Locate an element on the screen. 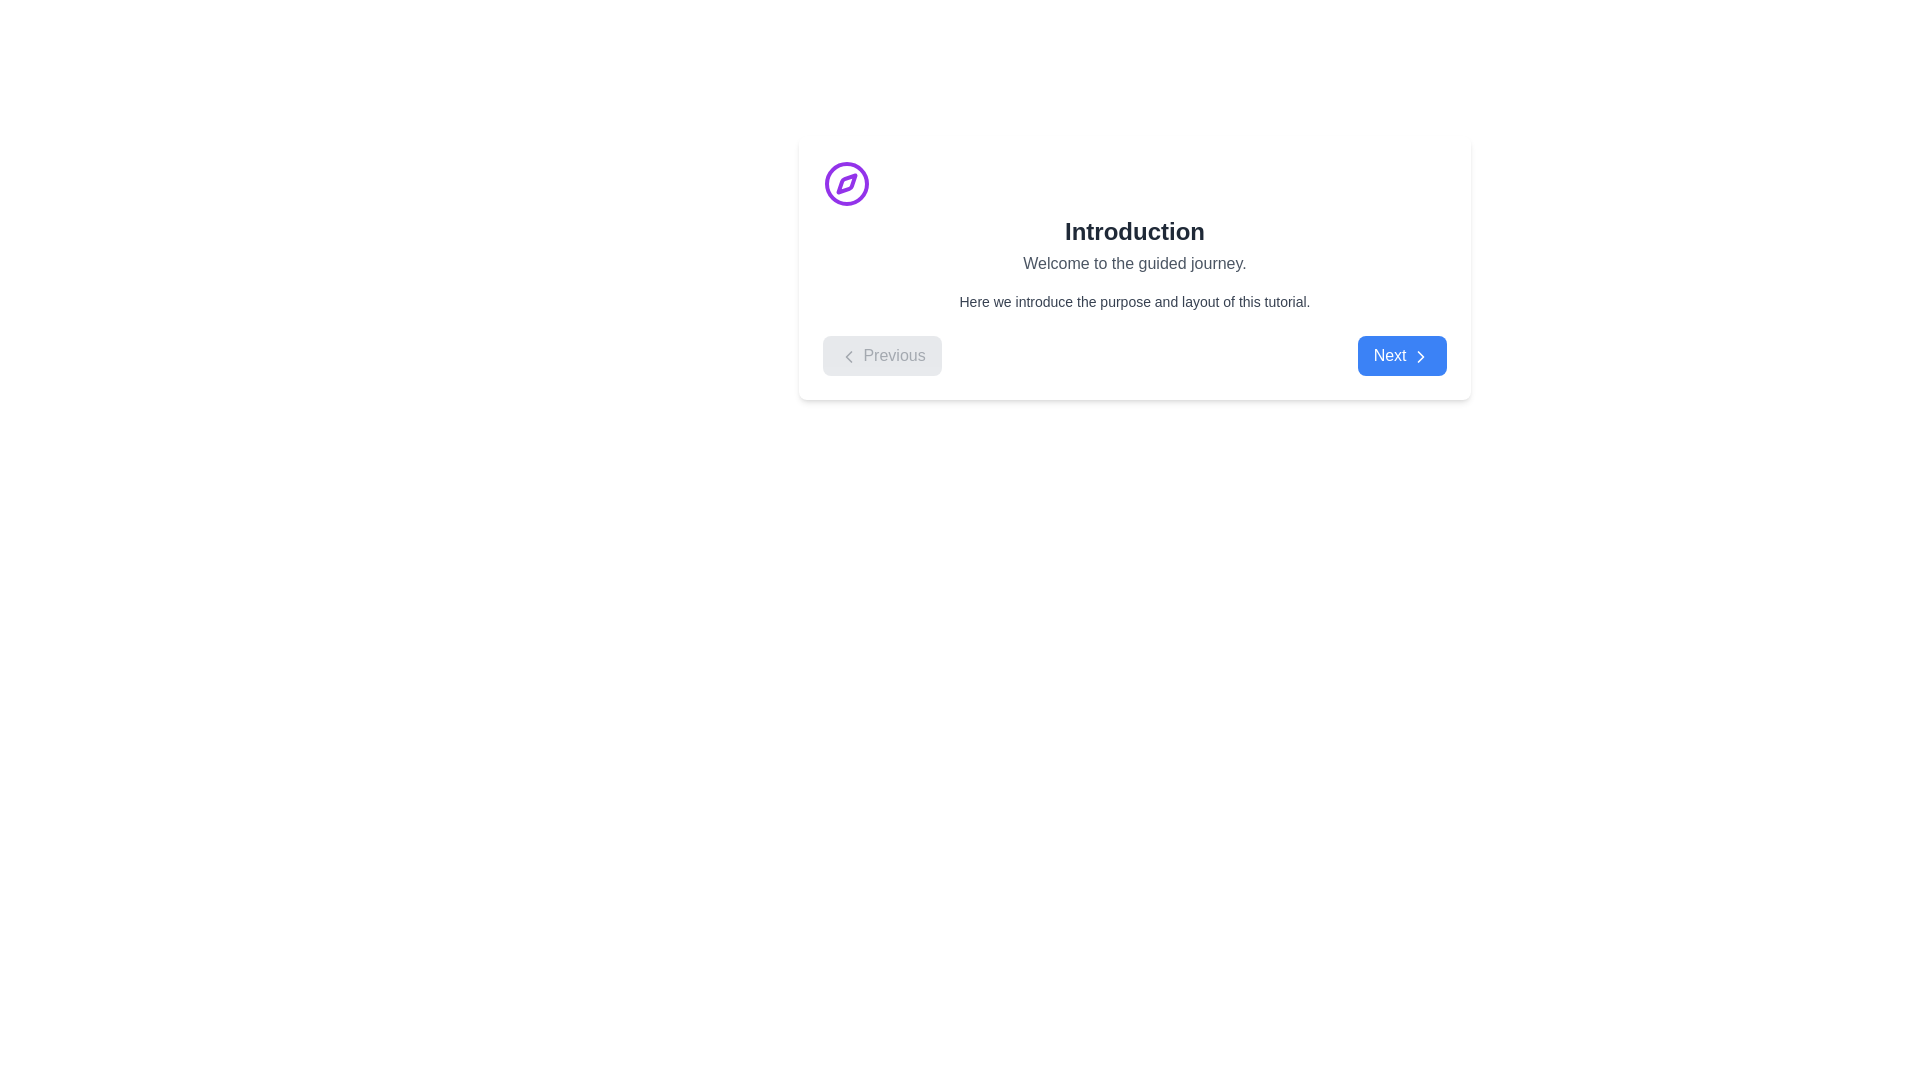  the left-pointing chevron arrow icon is located at coordinates (849, 354).